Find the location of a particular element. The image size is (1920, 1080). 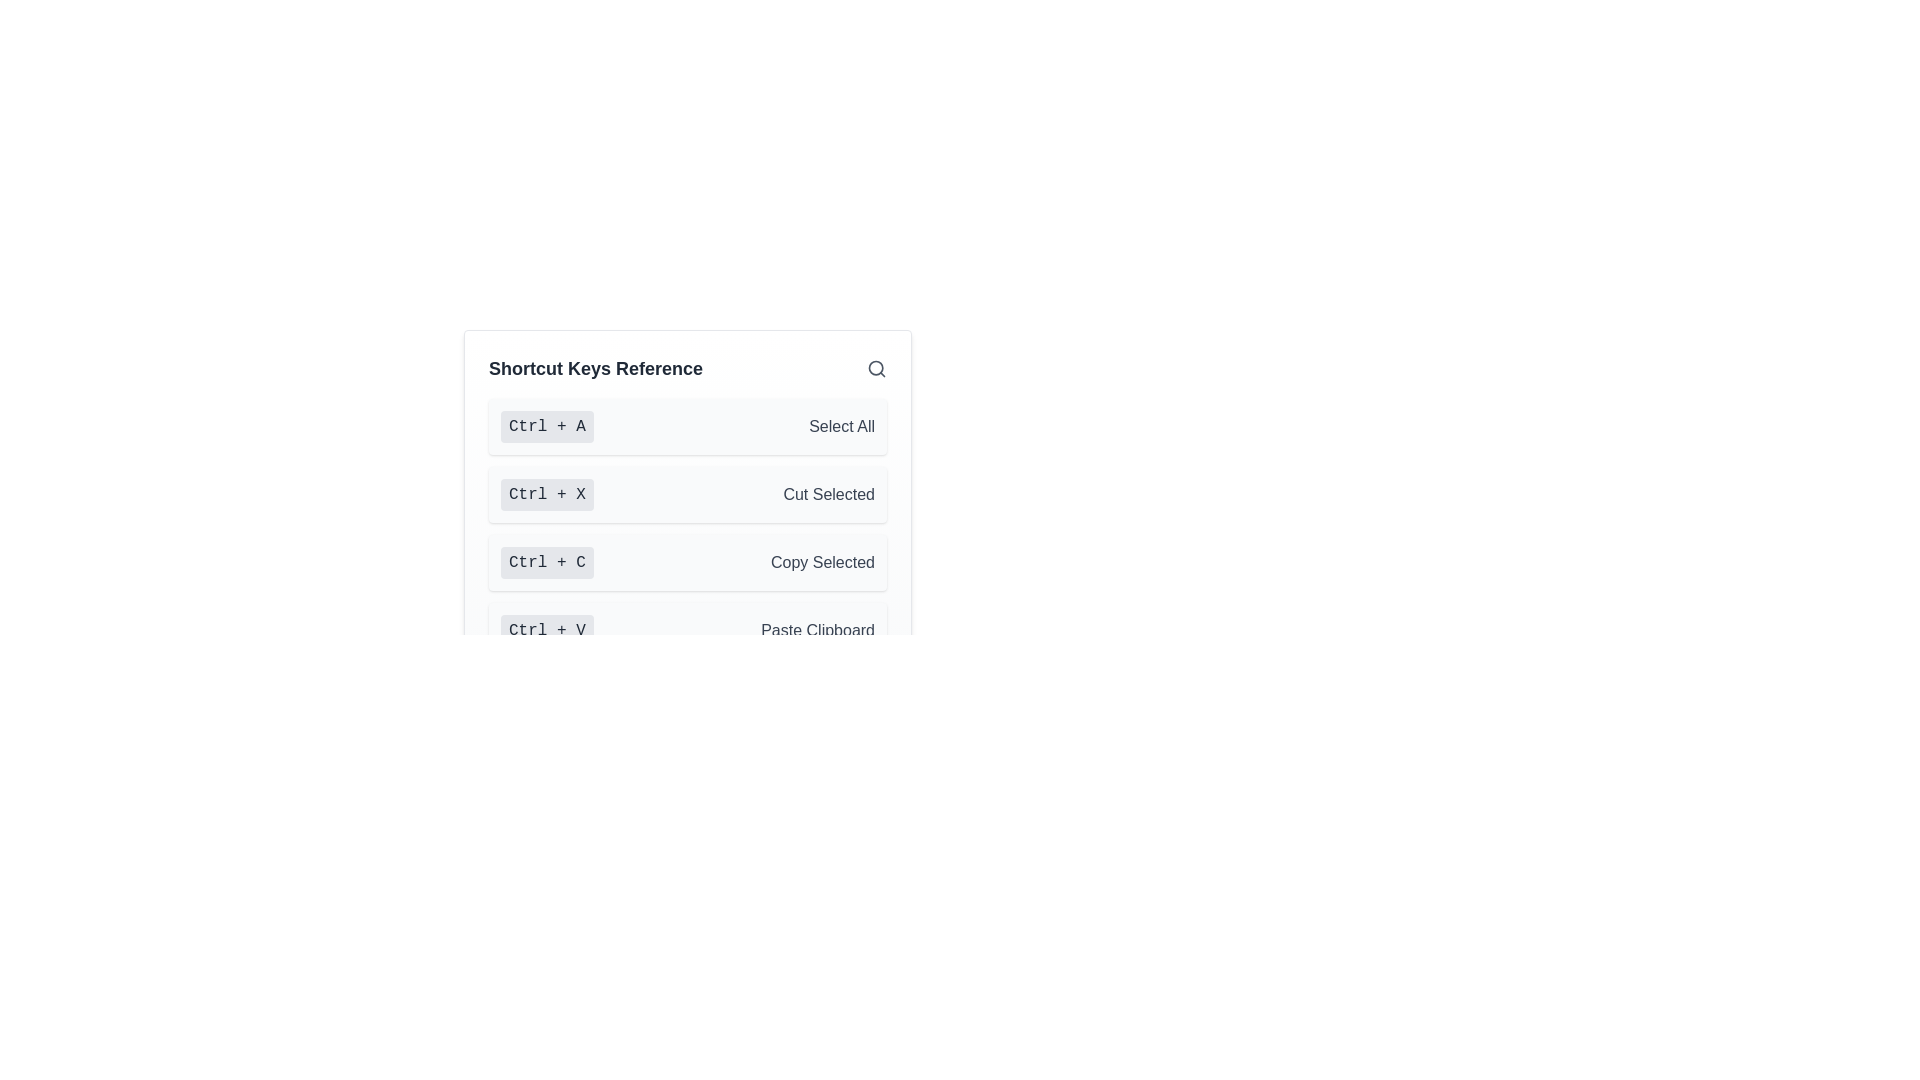

the text label displaying 'Cut Selected', which is part of a shortcut guide interface is located at coordinates (829, 494).